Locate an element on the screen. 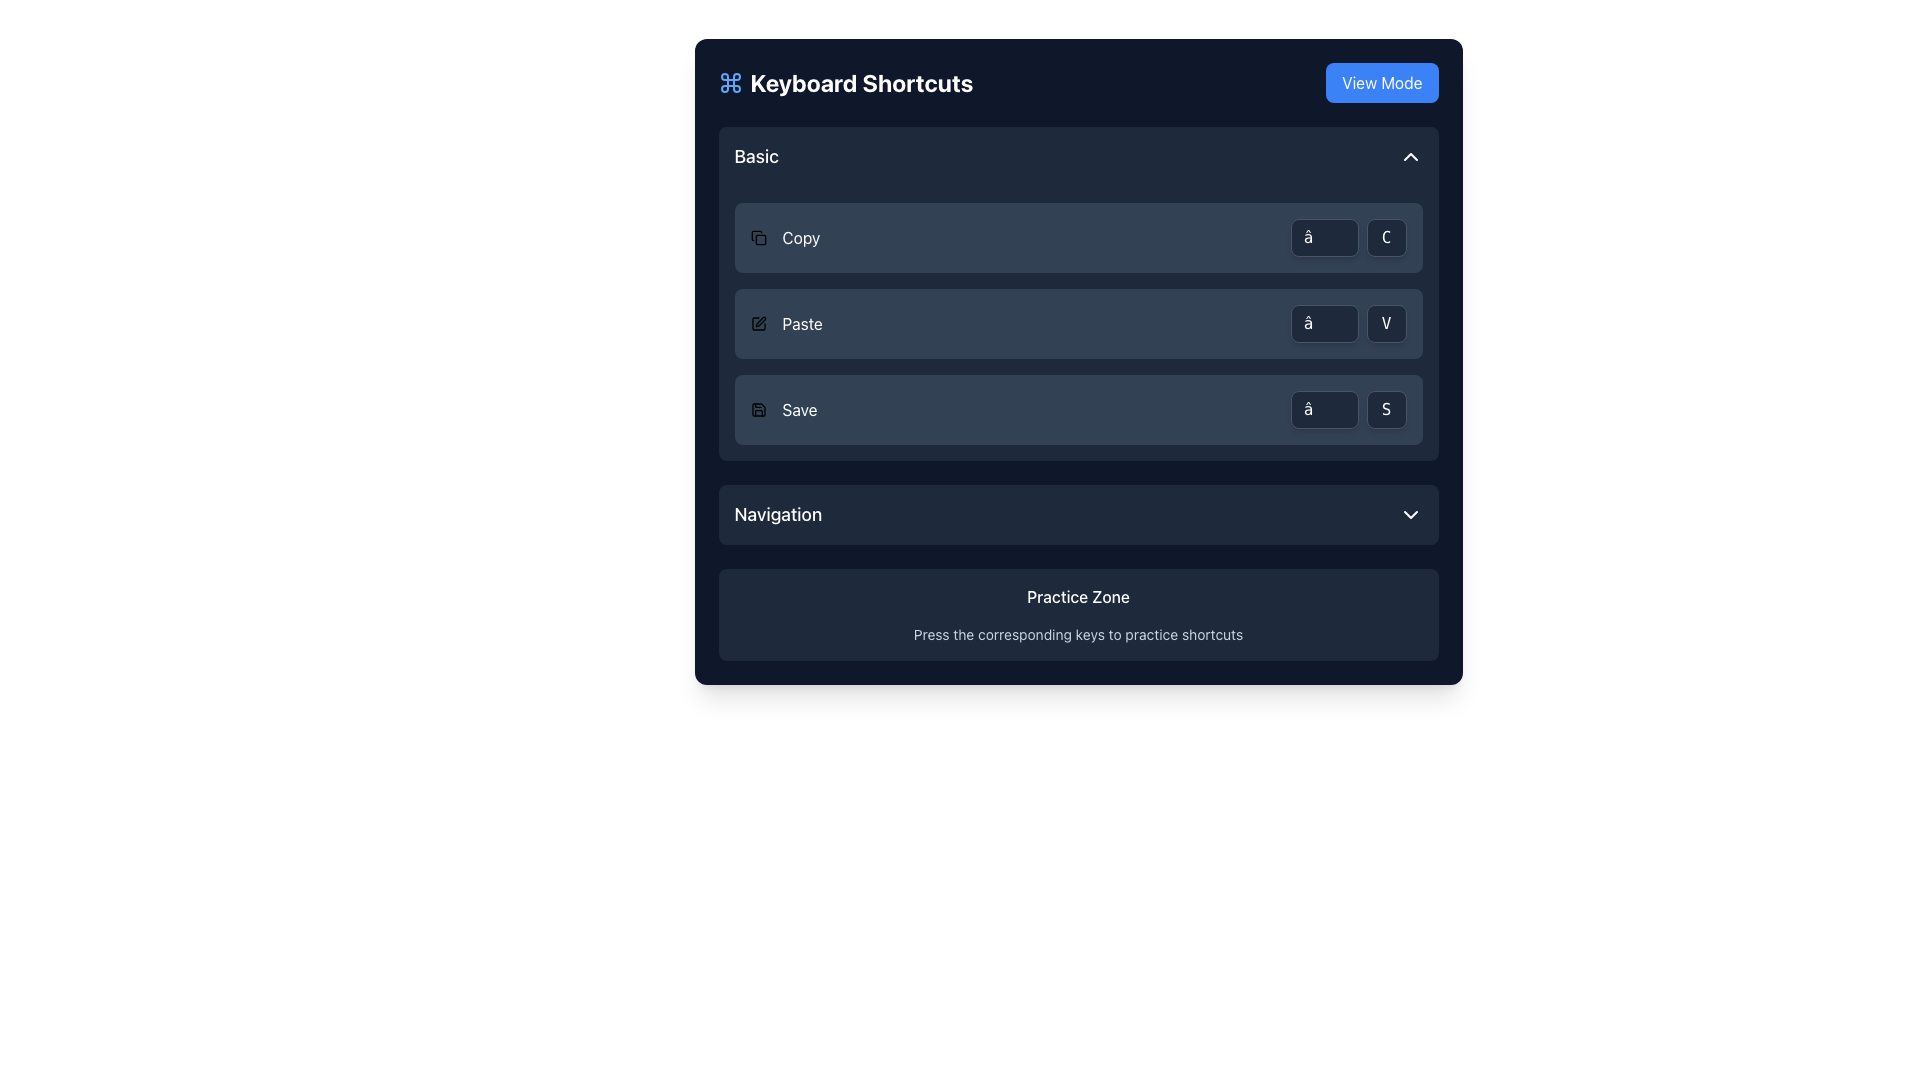 This screenshot has width=1920, height=1080. the Keyboard shortcut indicator for the 'Save' function, which consists of the symbol (⌘) and the letter (S) styled as buttons with a dark background and white text is located at coordinates (1348, 408).